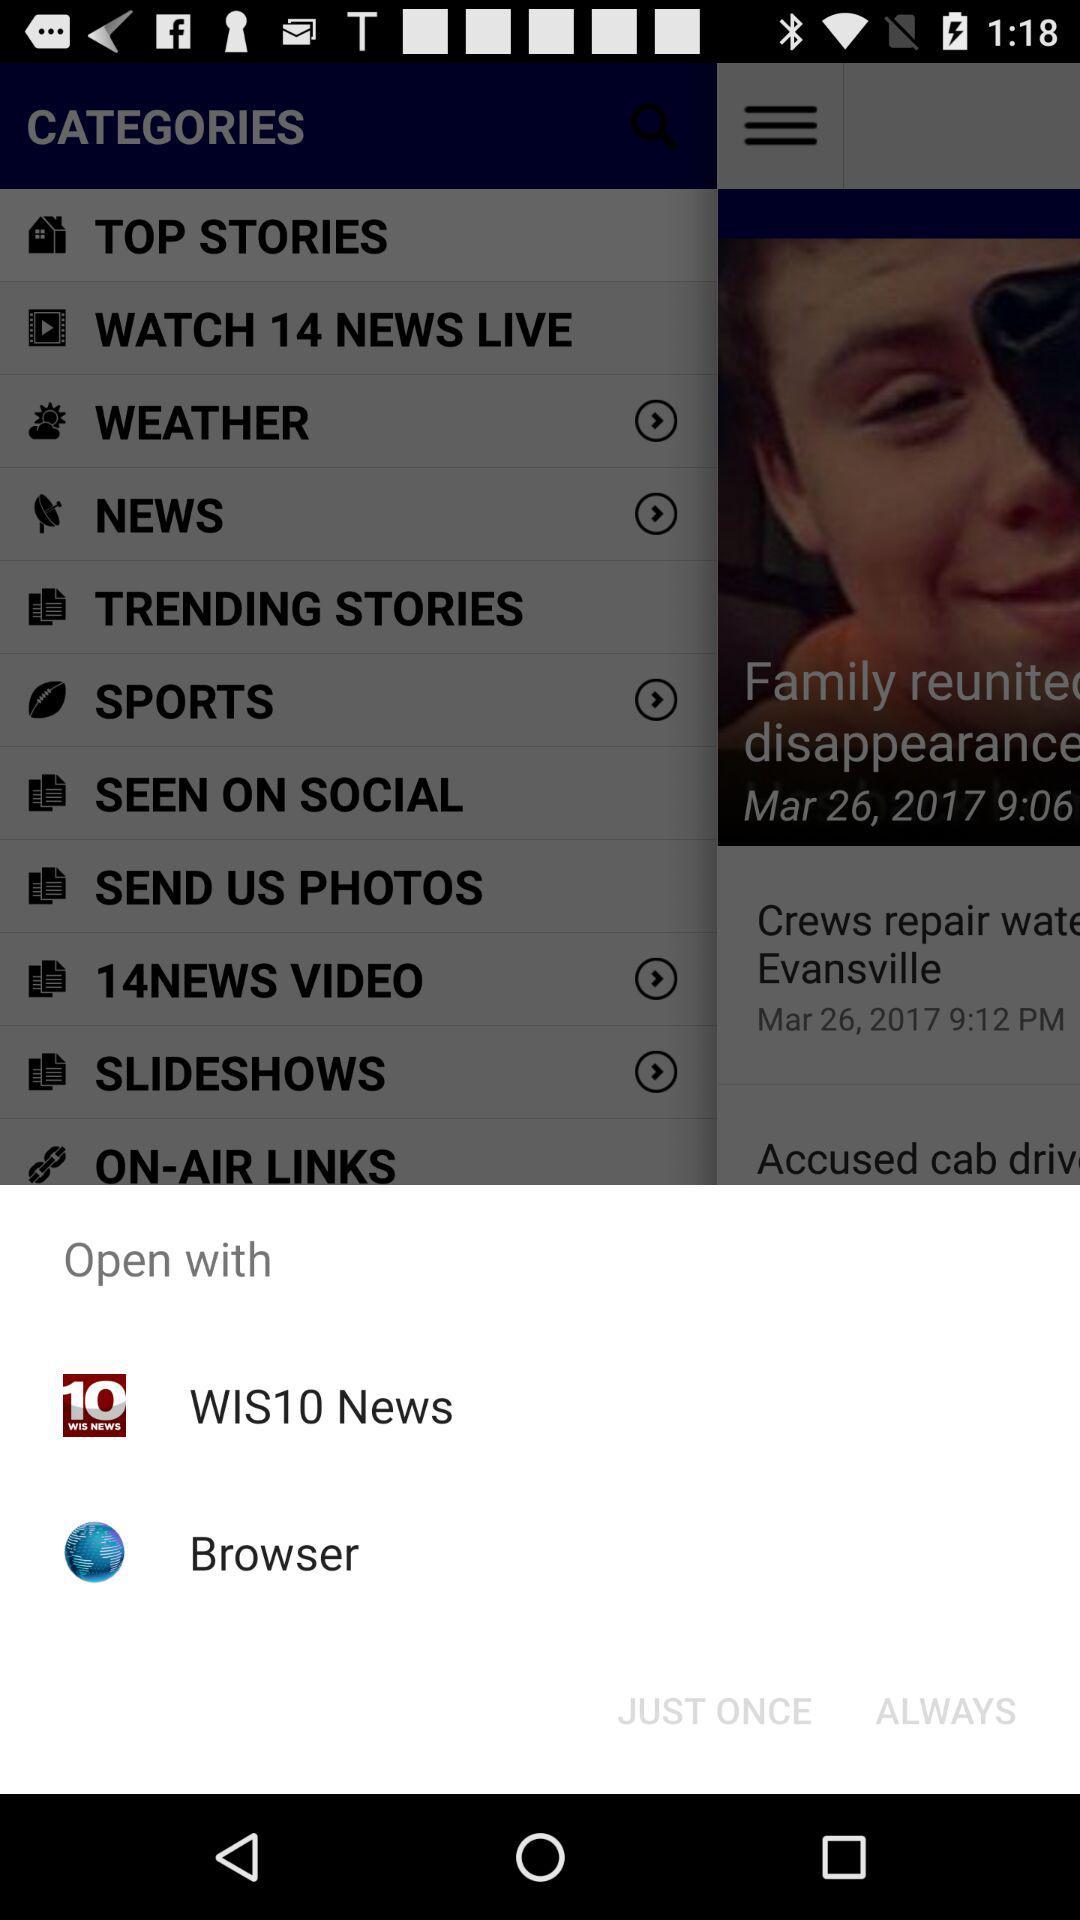 Image resolution: width=1080 pixels, height=1920 pixels. Describe the element at coordinates (945, 1708) in the screenshot. I see `always button` at that location.